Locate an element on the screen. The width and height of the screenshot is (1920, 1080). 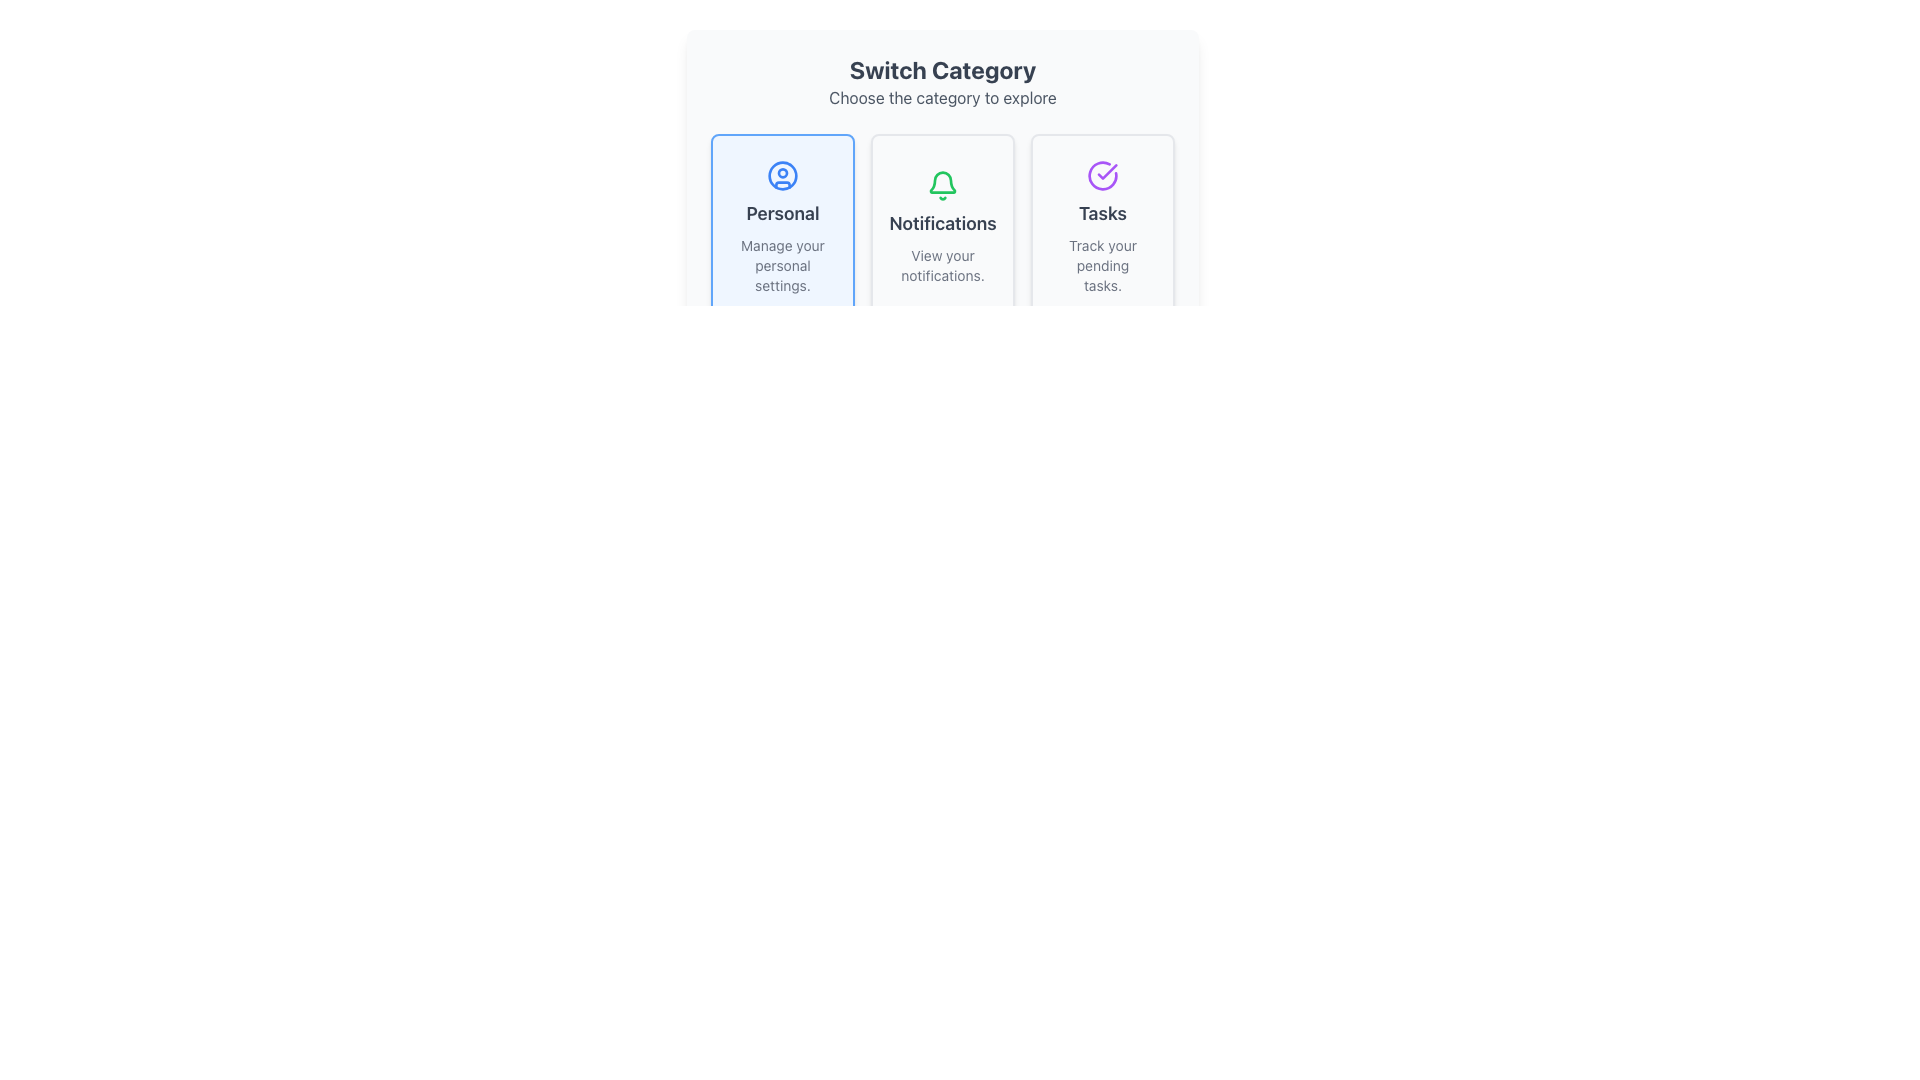
the stylized bell icon with a green outline located in the 'Notifications' section of the interface, which is centered in the middle card below its title 'Notifications' is located at coordinates (941, 182).